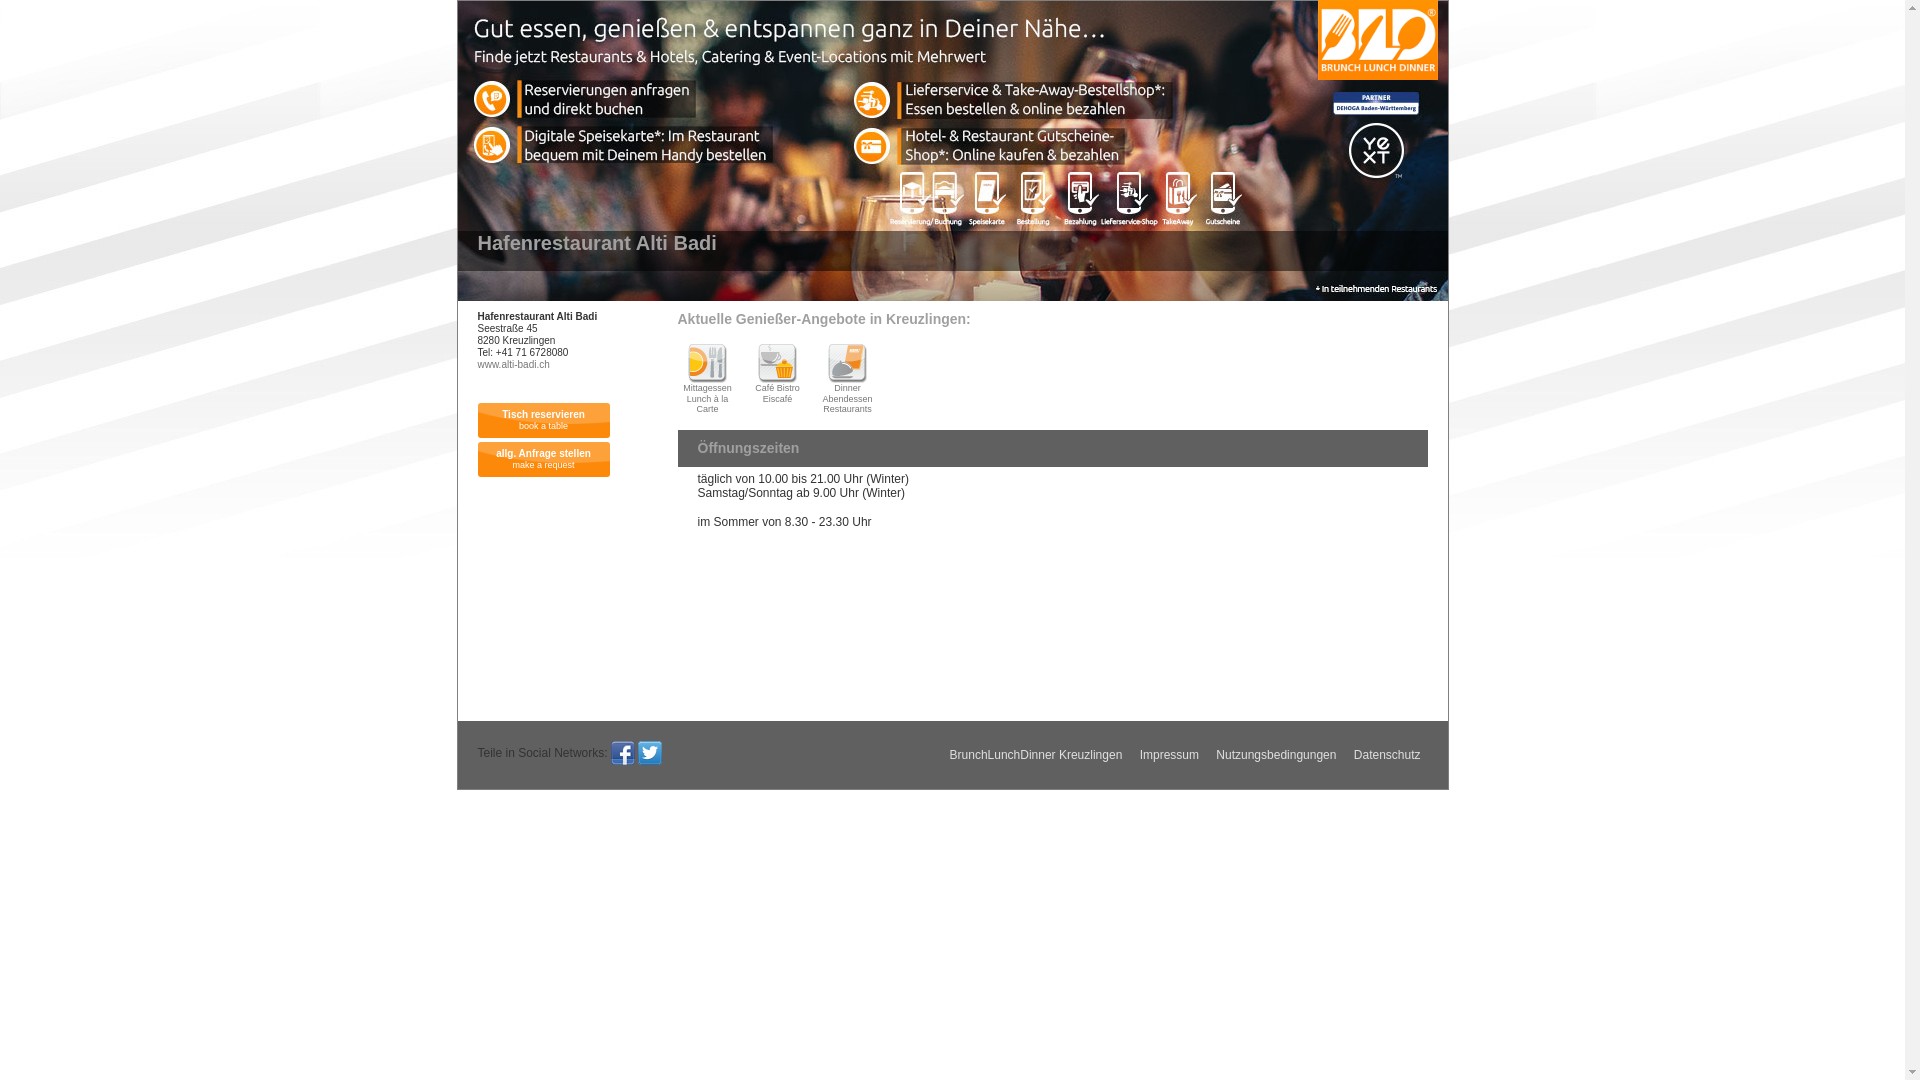 The height and width of the screenshot is (1080, 1920). Describe the element at coordinates (1275, 755) in the screenshot. I see `'Nutzungsbedingungen'` at that location.